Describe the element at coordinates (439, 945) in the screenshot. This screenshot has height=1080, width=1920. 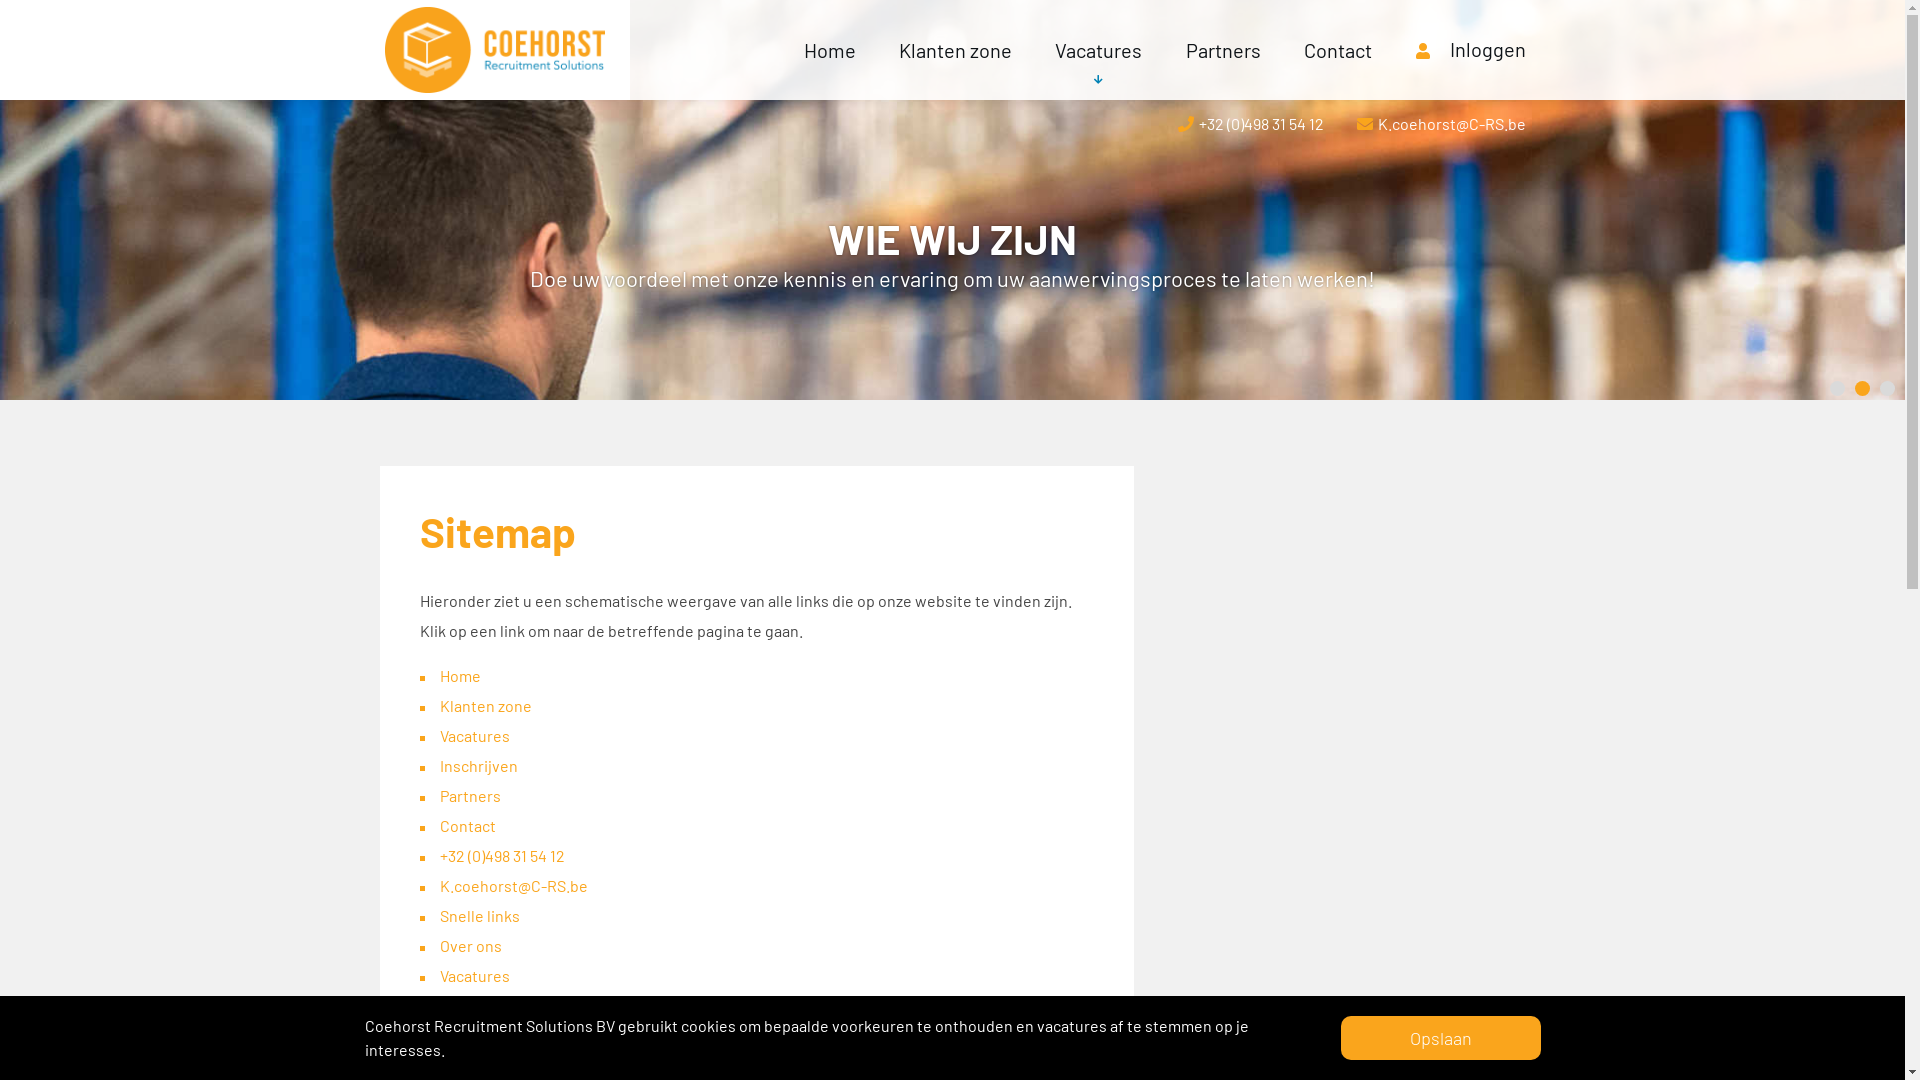
I see `'Over ons'` at that location.